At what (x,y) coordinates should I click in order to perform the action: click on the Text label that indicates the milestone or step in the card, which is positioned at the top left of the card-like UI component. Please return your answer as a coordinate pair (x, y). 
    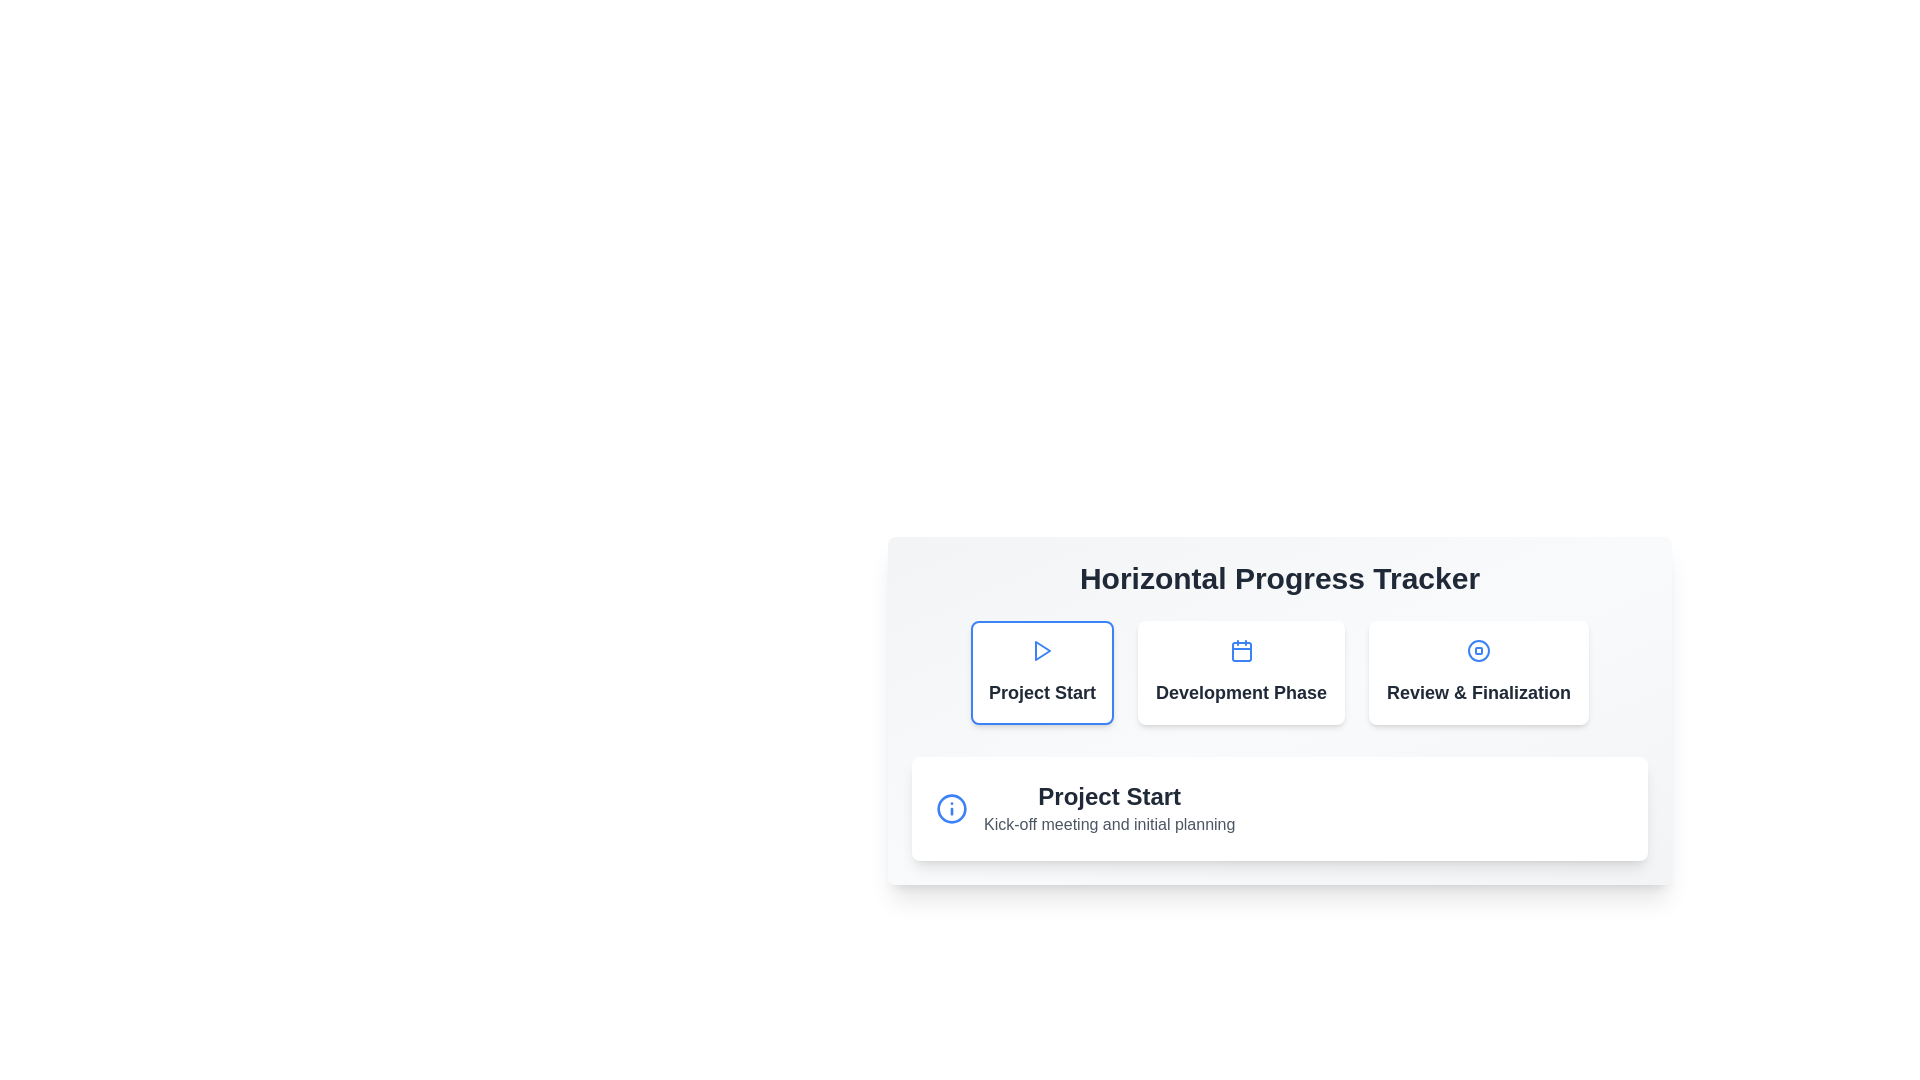
    Looking at the image, I should click on (1041, 692).